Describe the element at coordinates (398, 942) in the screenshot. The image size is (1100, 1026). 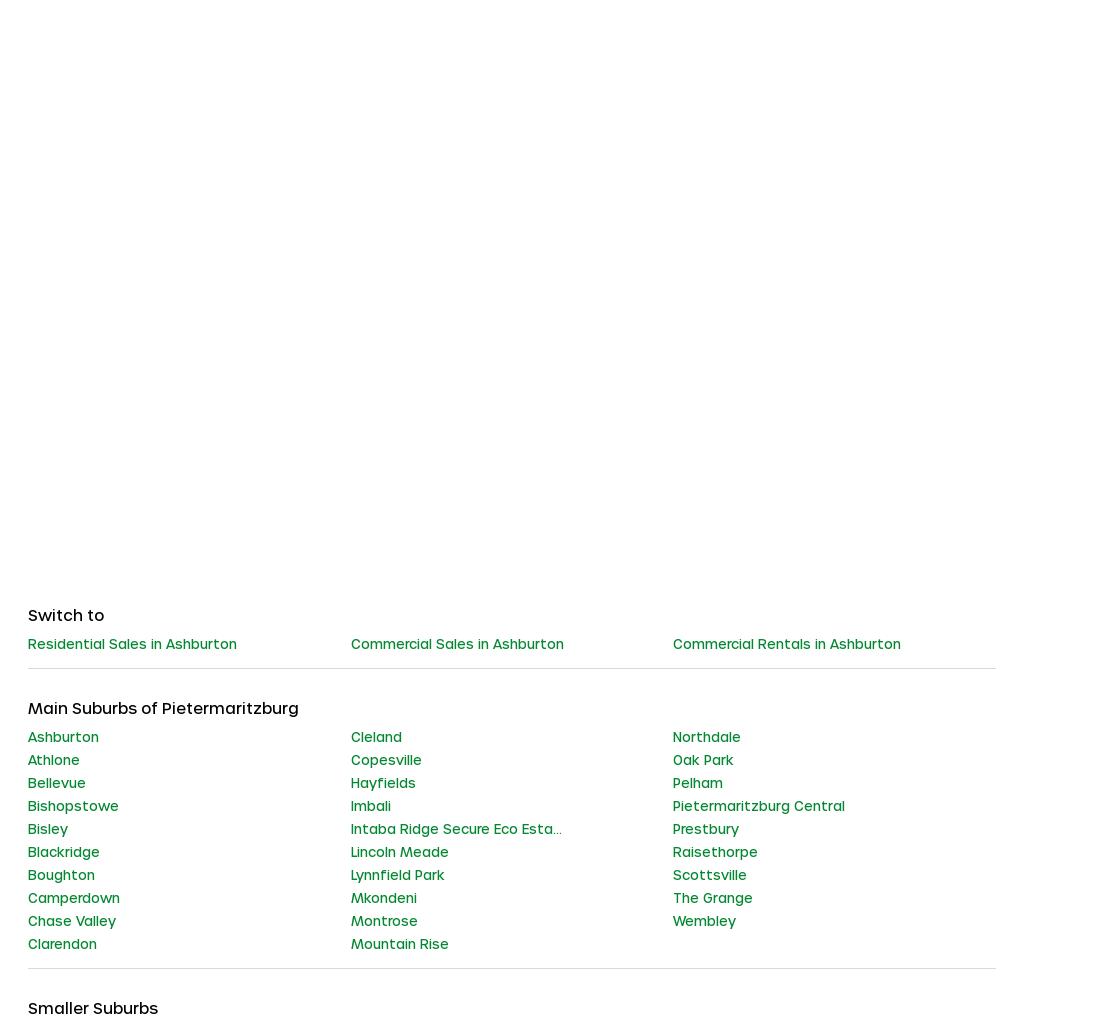
I see `'Mountain Rise'` at that location.